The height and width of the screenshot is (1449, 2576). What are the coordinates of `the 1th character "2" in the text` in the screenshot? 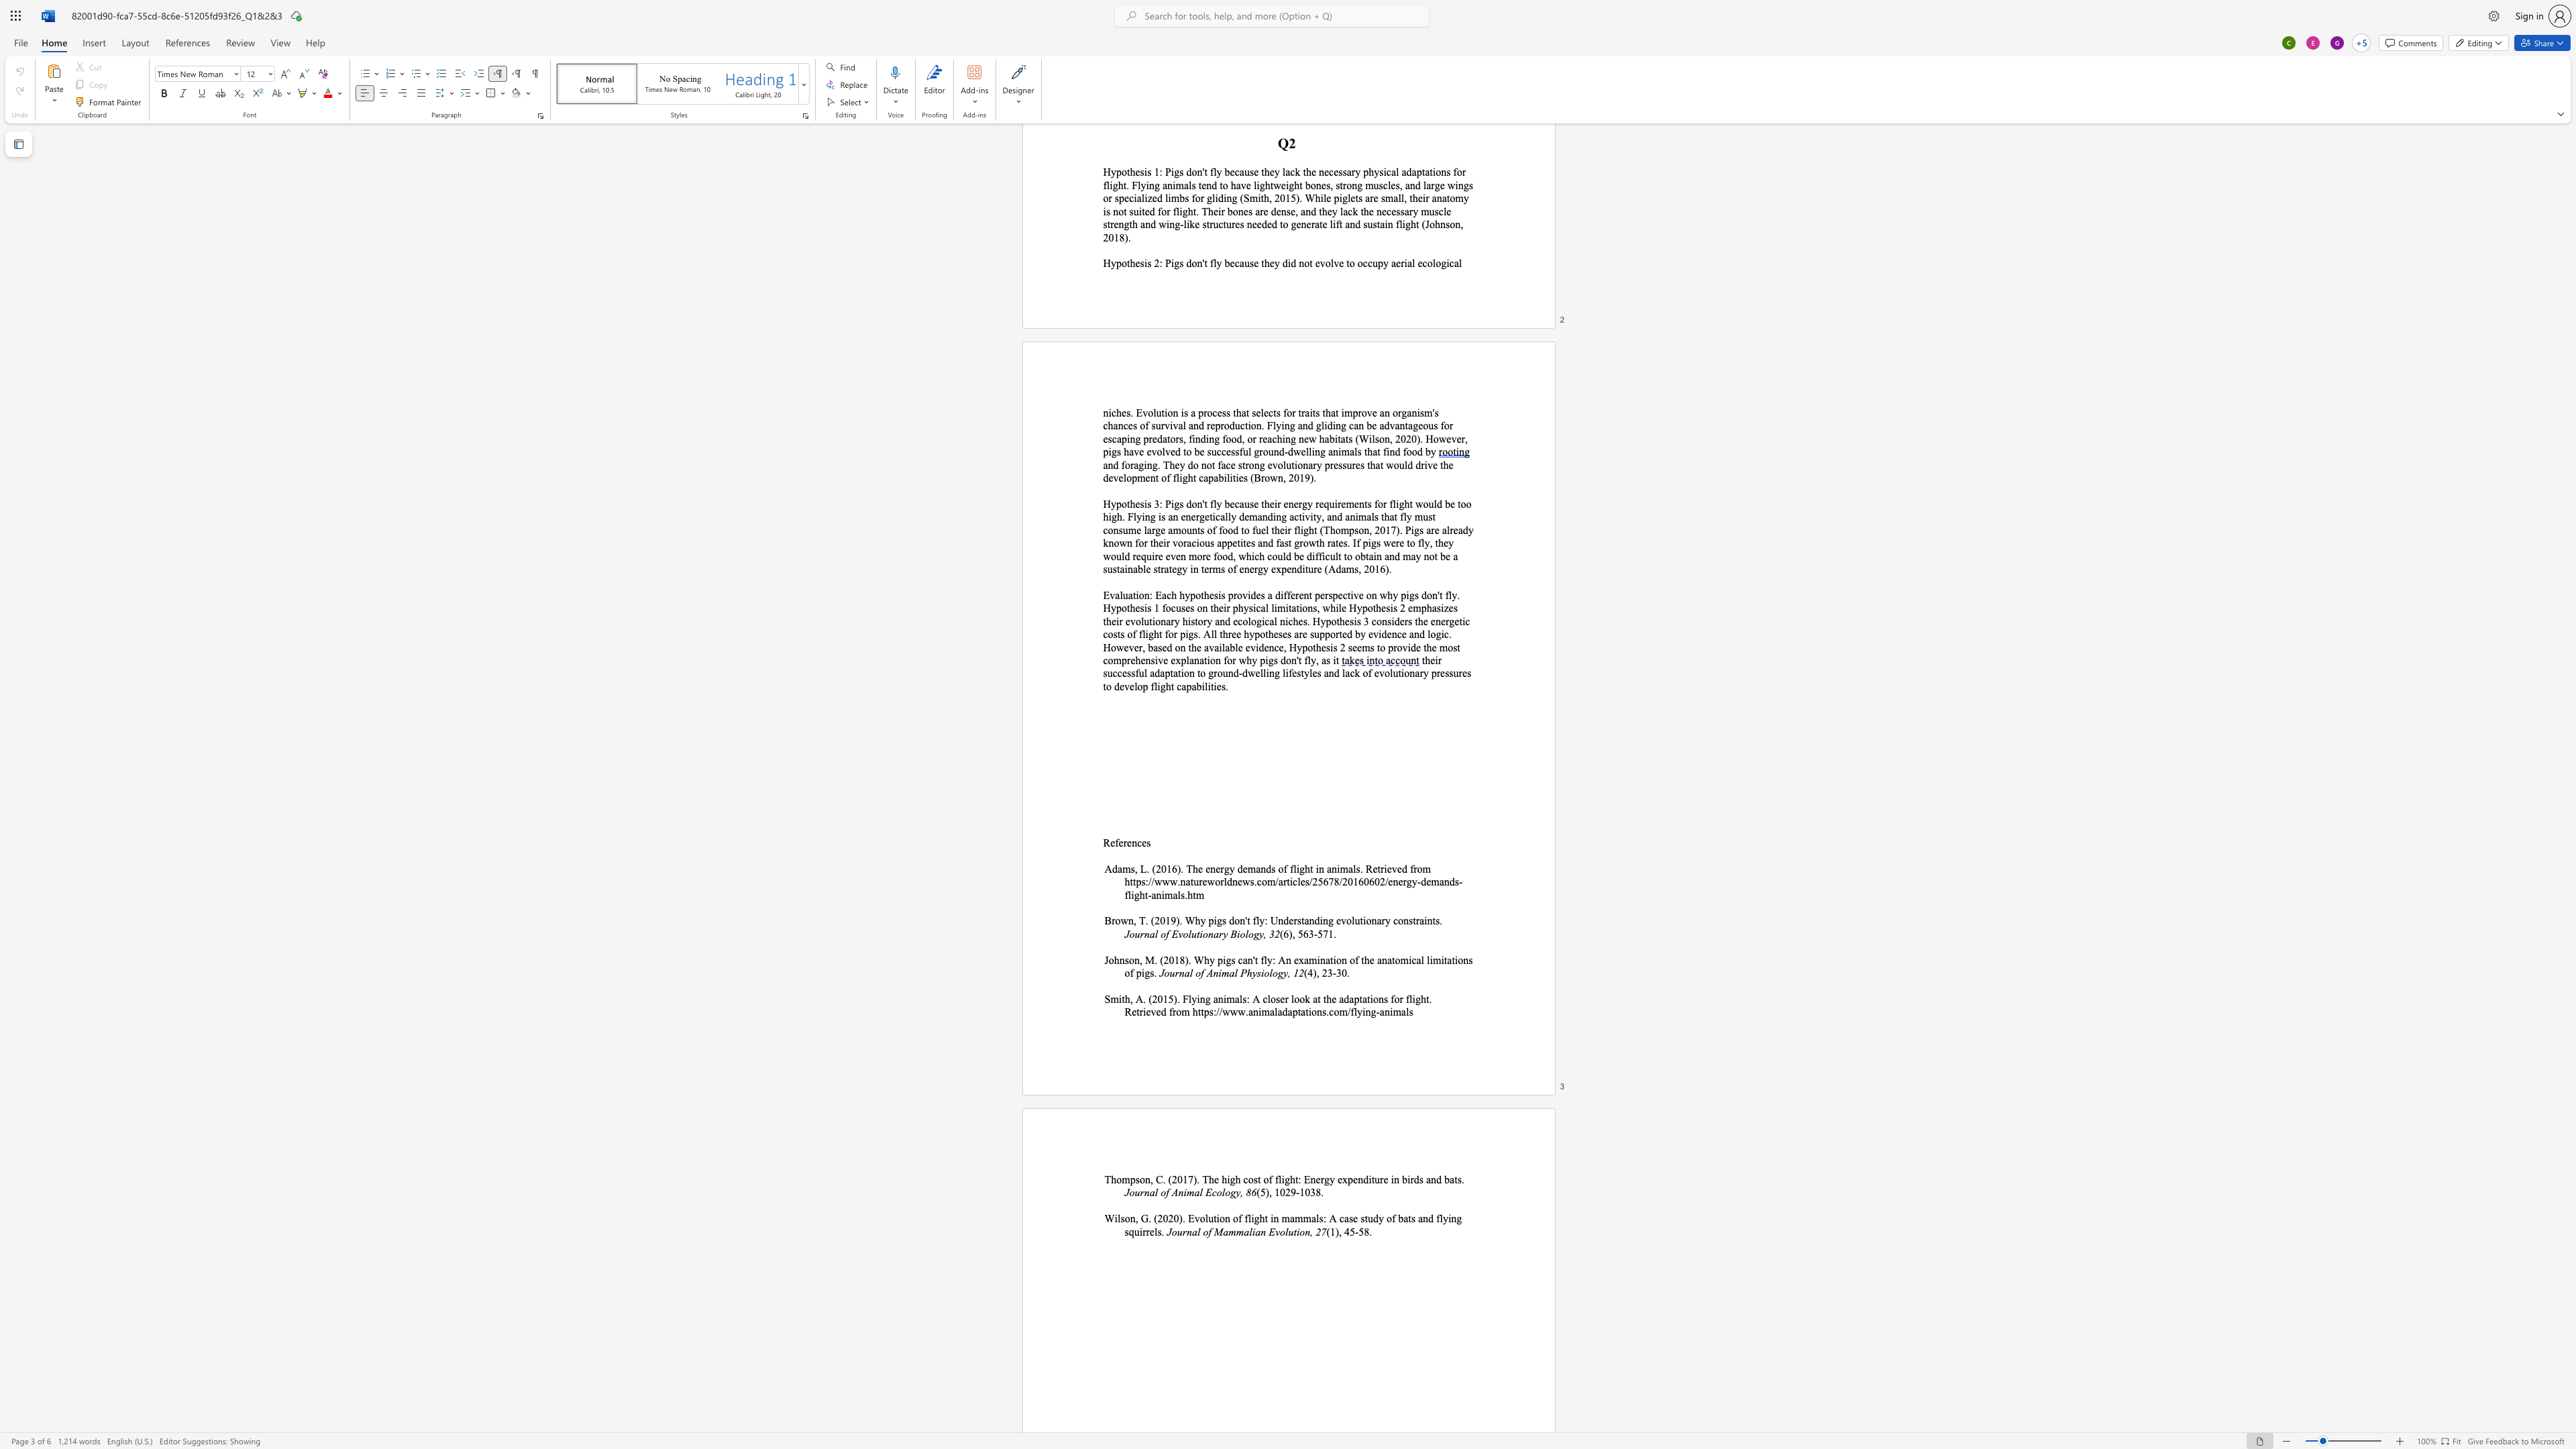 It's located at (1318, 1231).